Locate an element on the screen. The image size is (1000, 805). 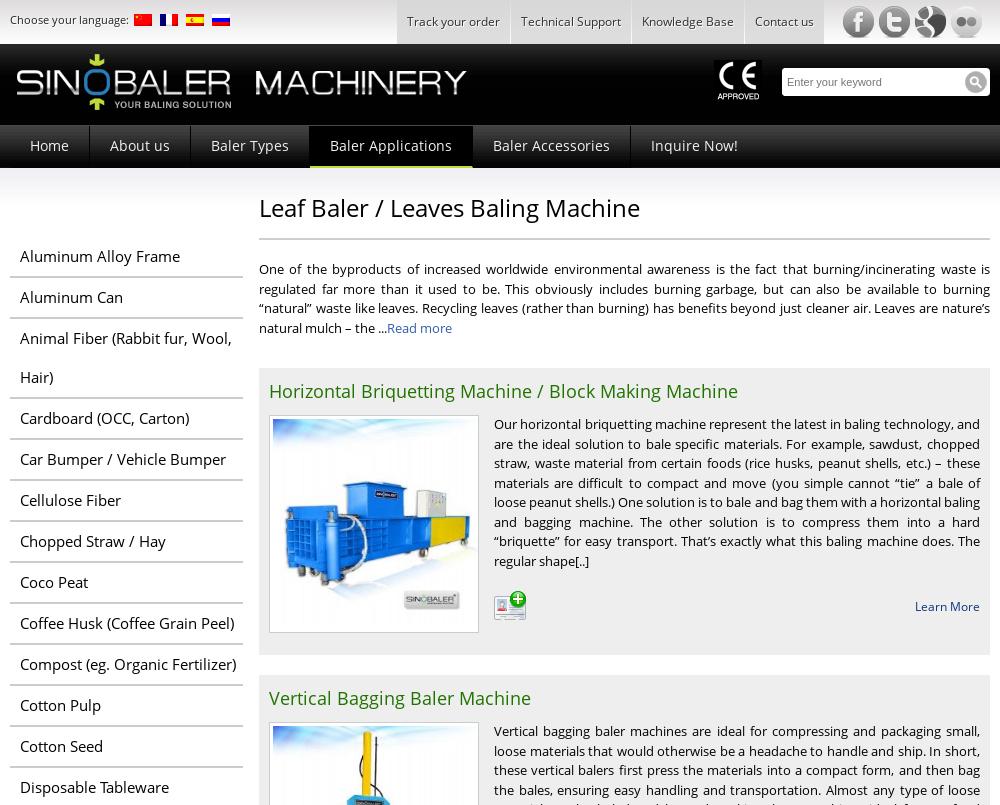
'Read more' is located at coordinates (419, 325).